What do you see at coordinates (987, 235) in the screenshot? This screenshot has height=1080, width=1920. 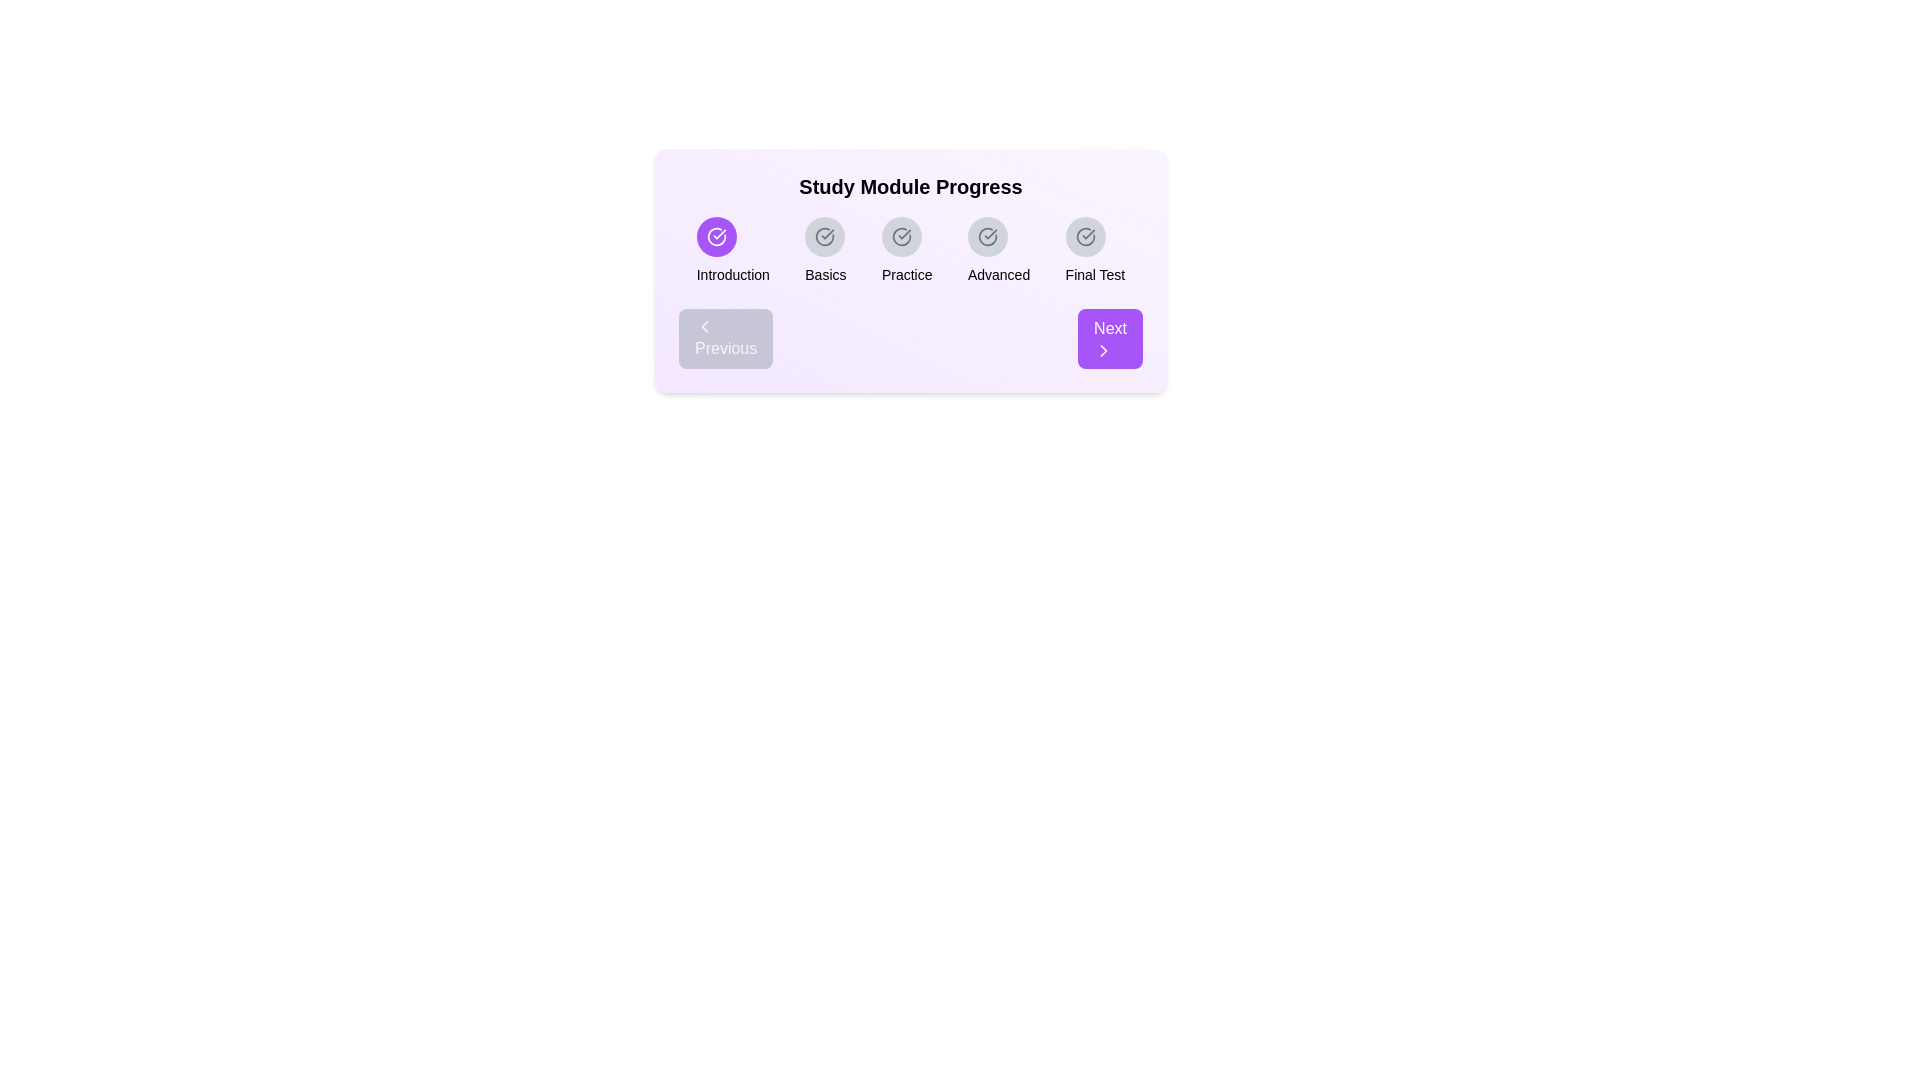 I see `the Circular progress indicator for the 'Advanced' module stage in the 'Study Module Progress' section, which is the fourth item from the left` at bounding box center [987, 235].